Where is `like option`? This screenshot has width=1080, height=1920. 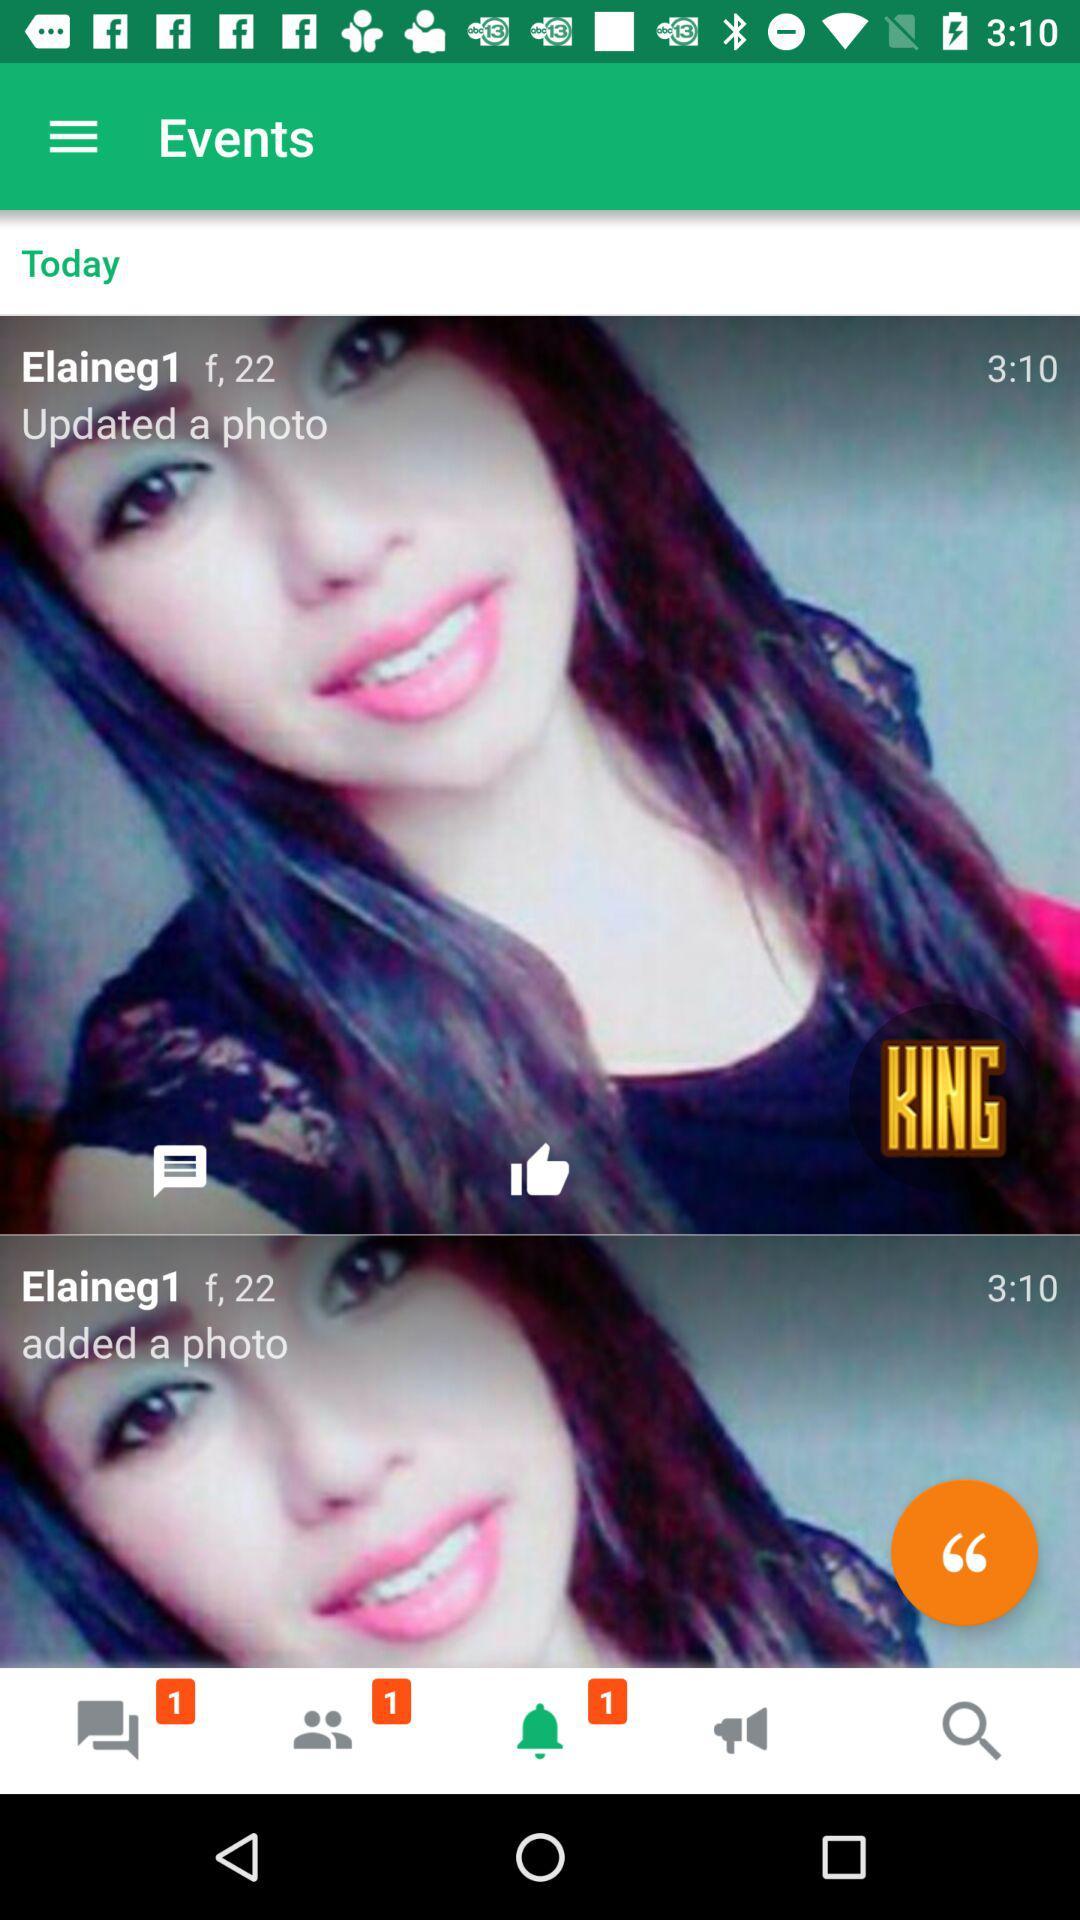 like option is located at coordinates (540, 1171).